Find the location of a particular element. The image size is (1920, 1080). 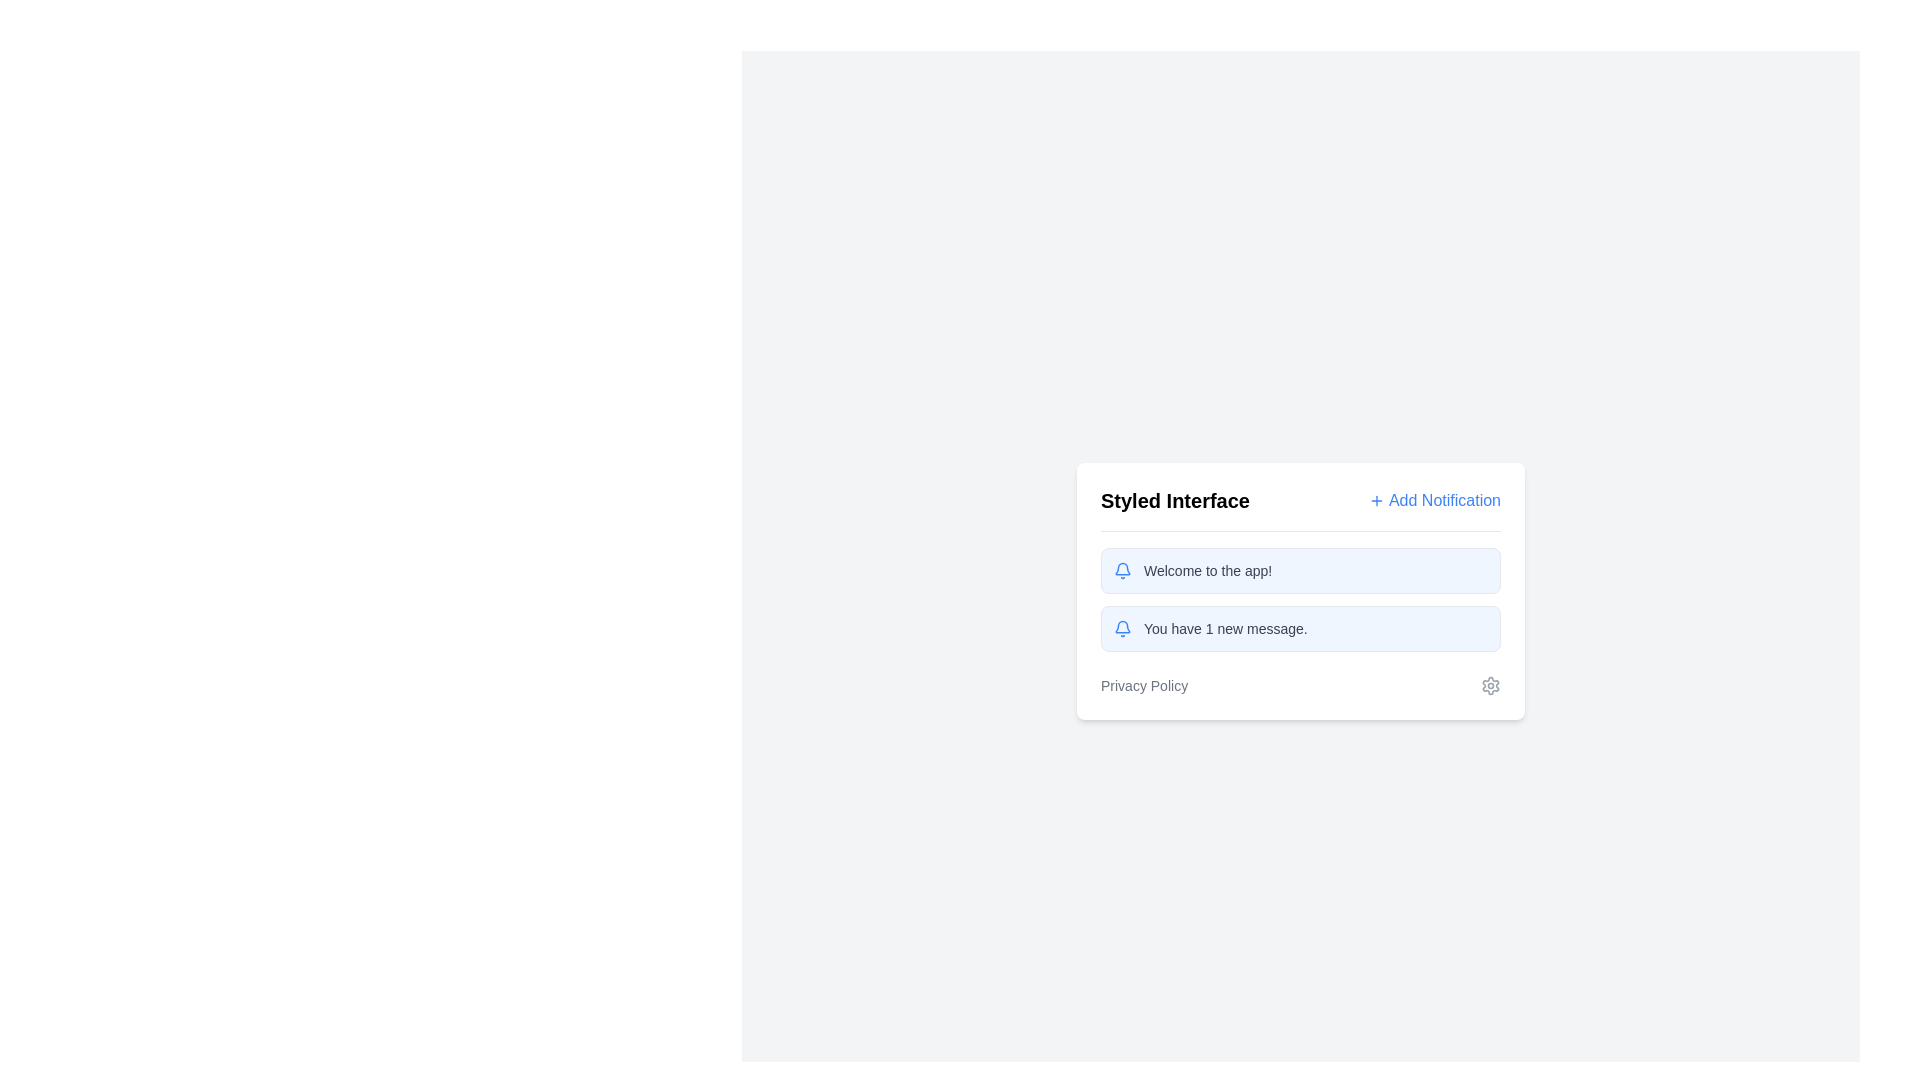

the second notification message in the notification area of the 'Styled Interface' that displays 'Welcome to the app! You have 1 new message.' is located at coordinates (1300, 597).